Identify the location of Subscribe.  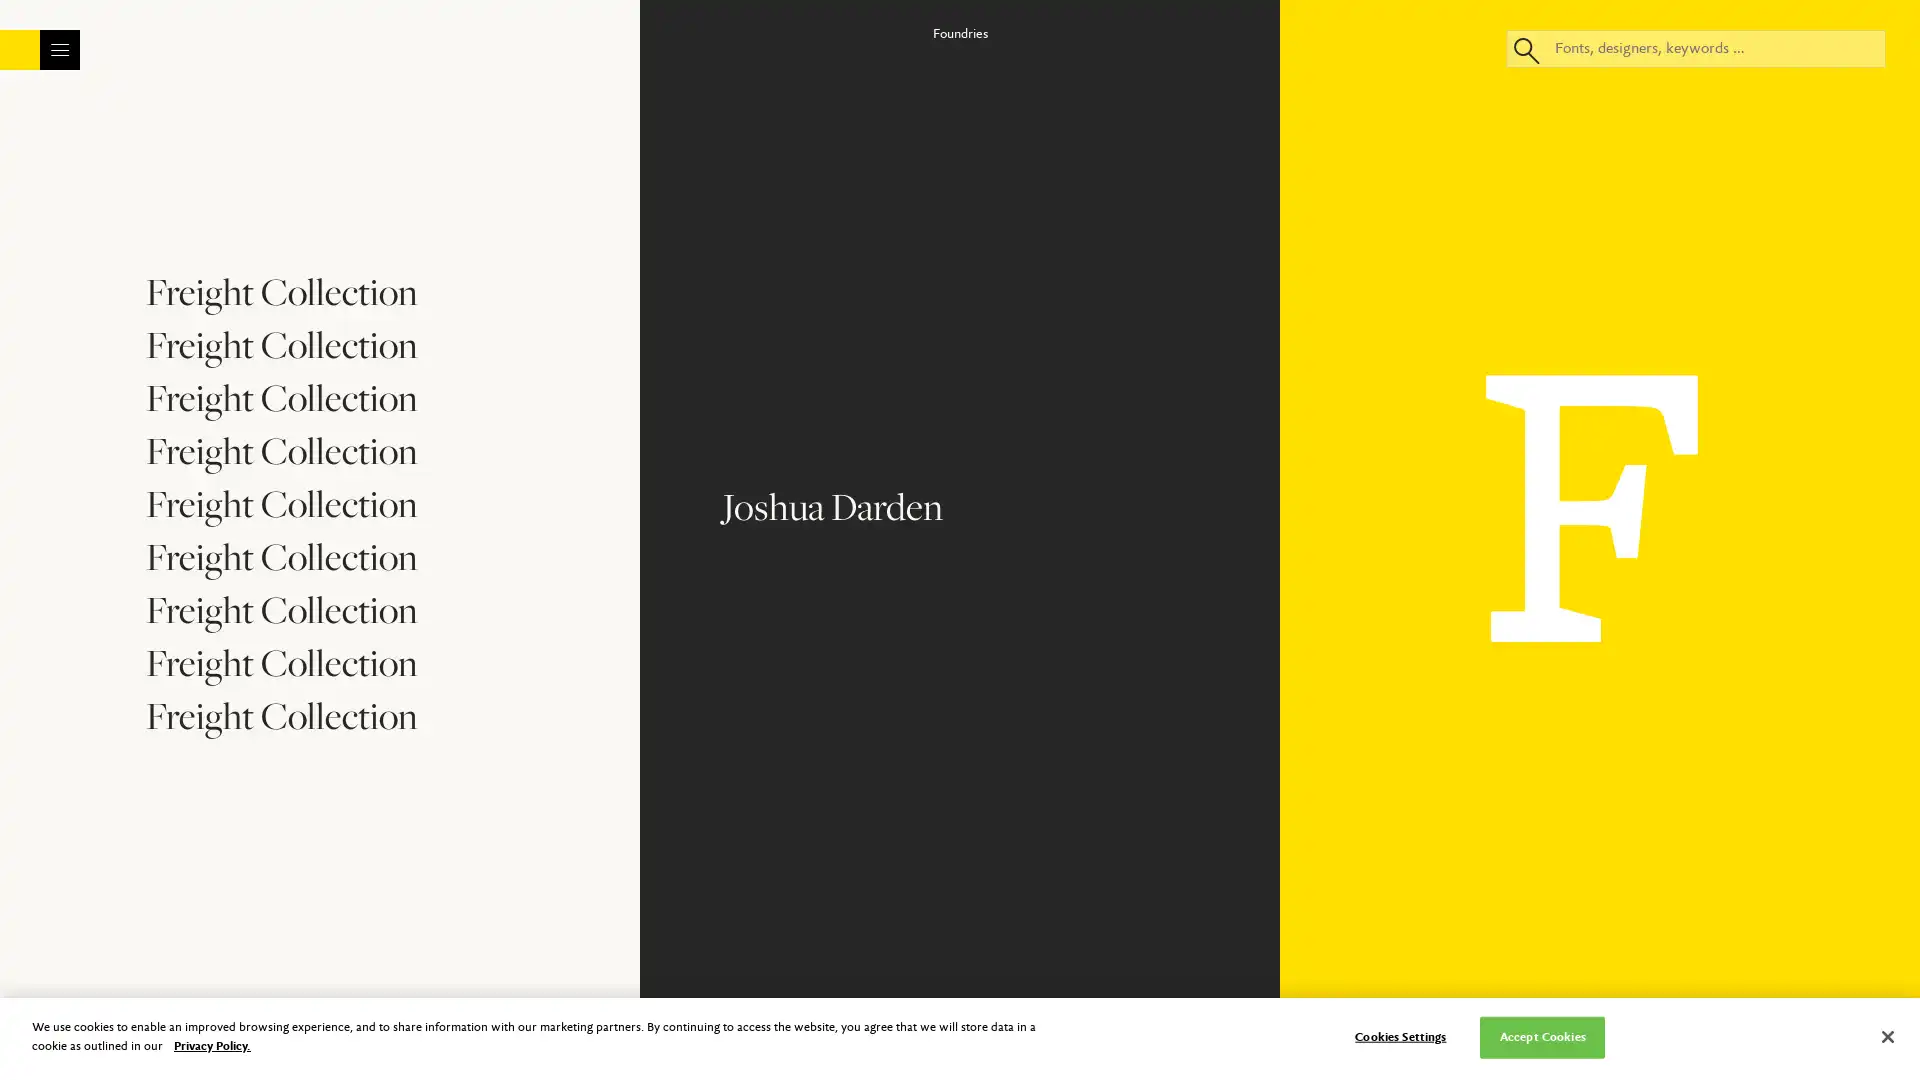
(958, 540).